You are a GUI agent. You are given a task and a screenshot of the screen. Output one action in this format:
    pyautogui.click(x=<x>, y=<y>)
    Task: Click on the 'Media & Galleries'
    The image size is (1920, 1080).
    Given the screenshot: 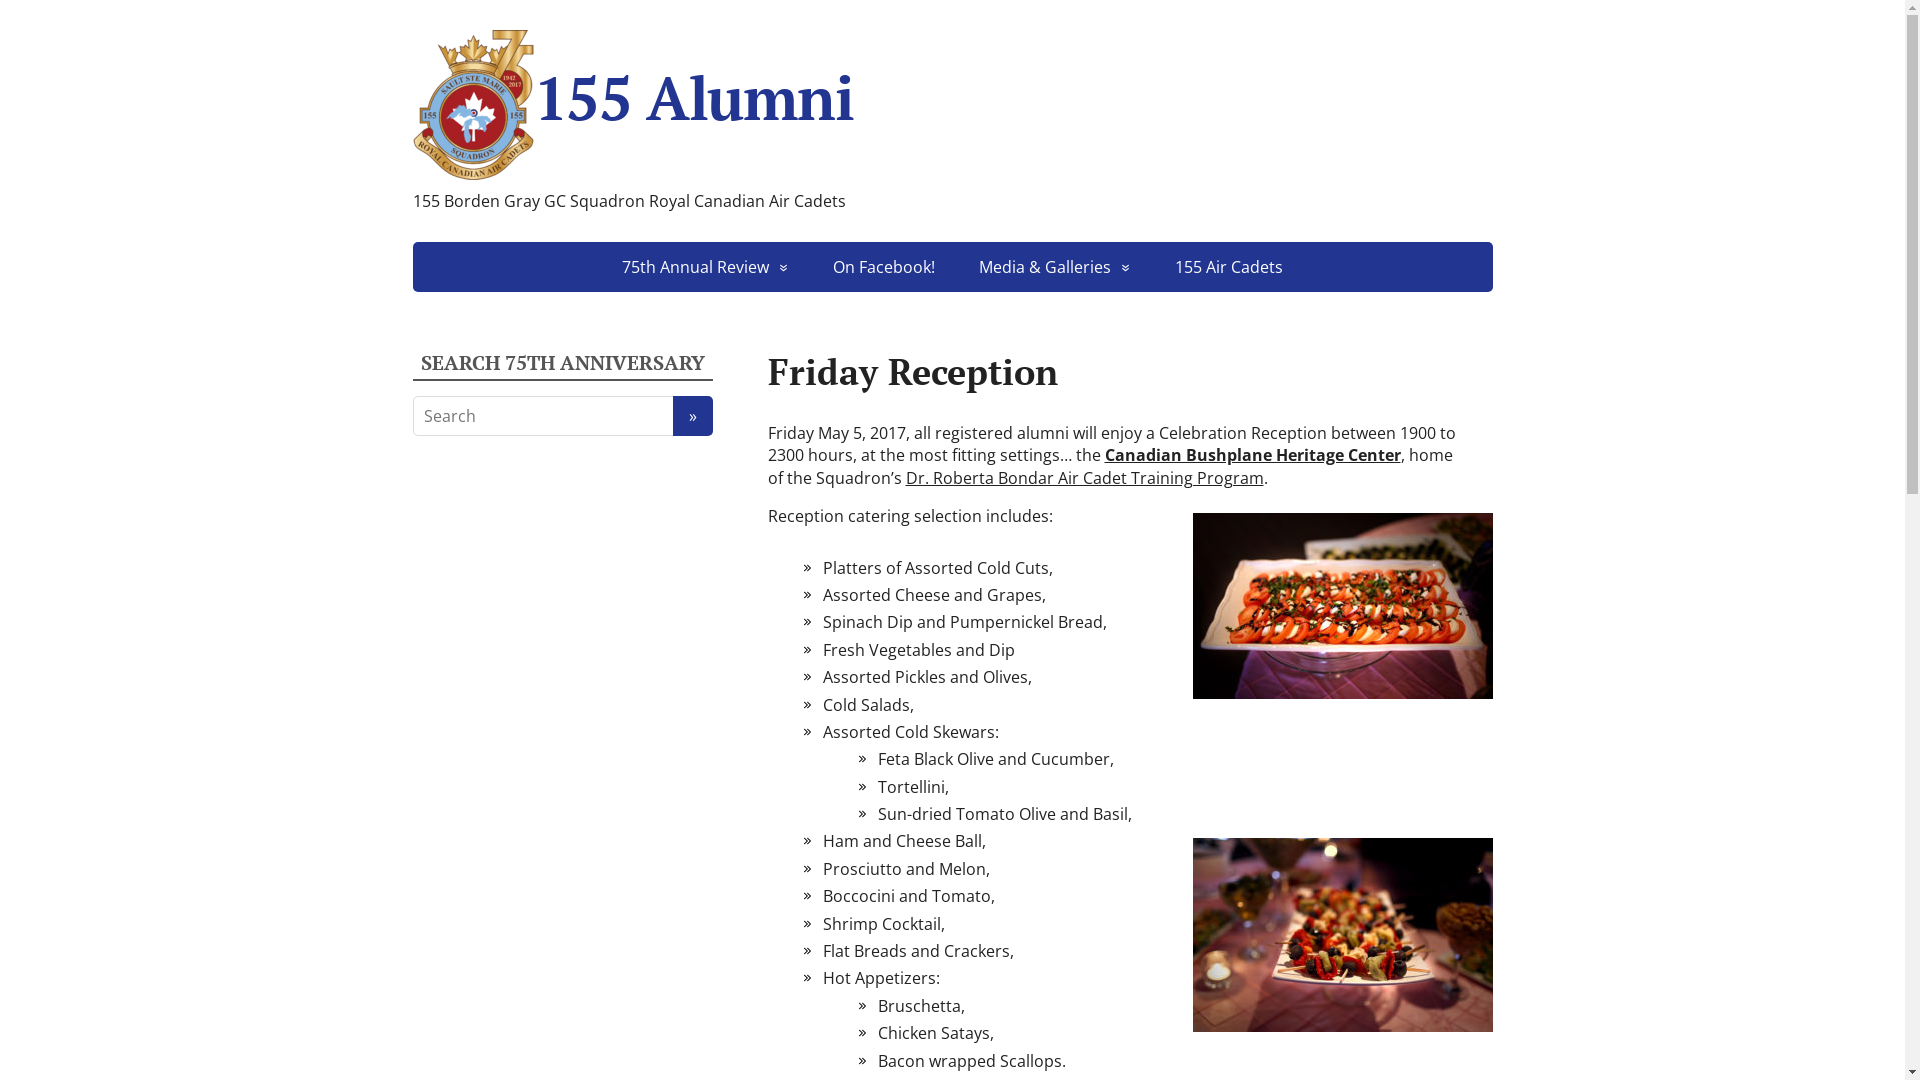 What is the action you would take?
    pyautogui.click(x=958, y=265)
    